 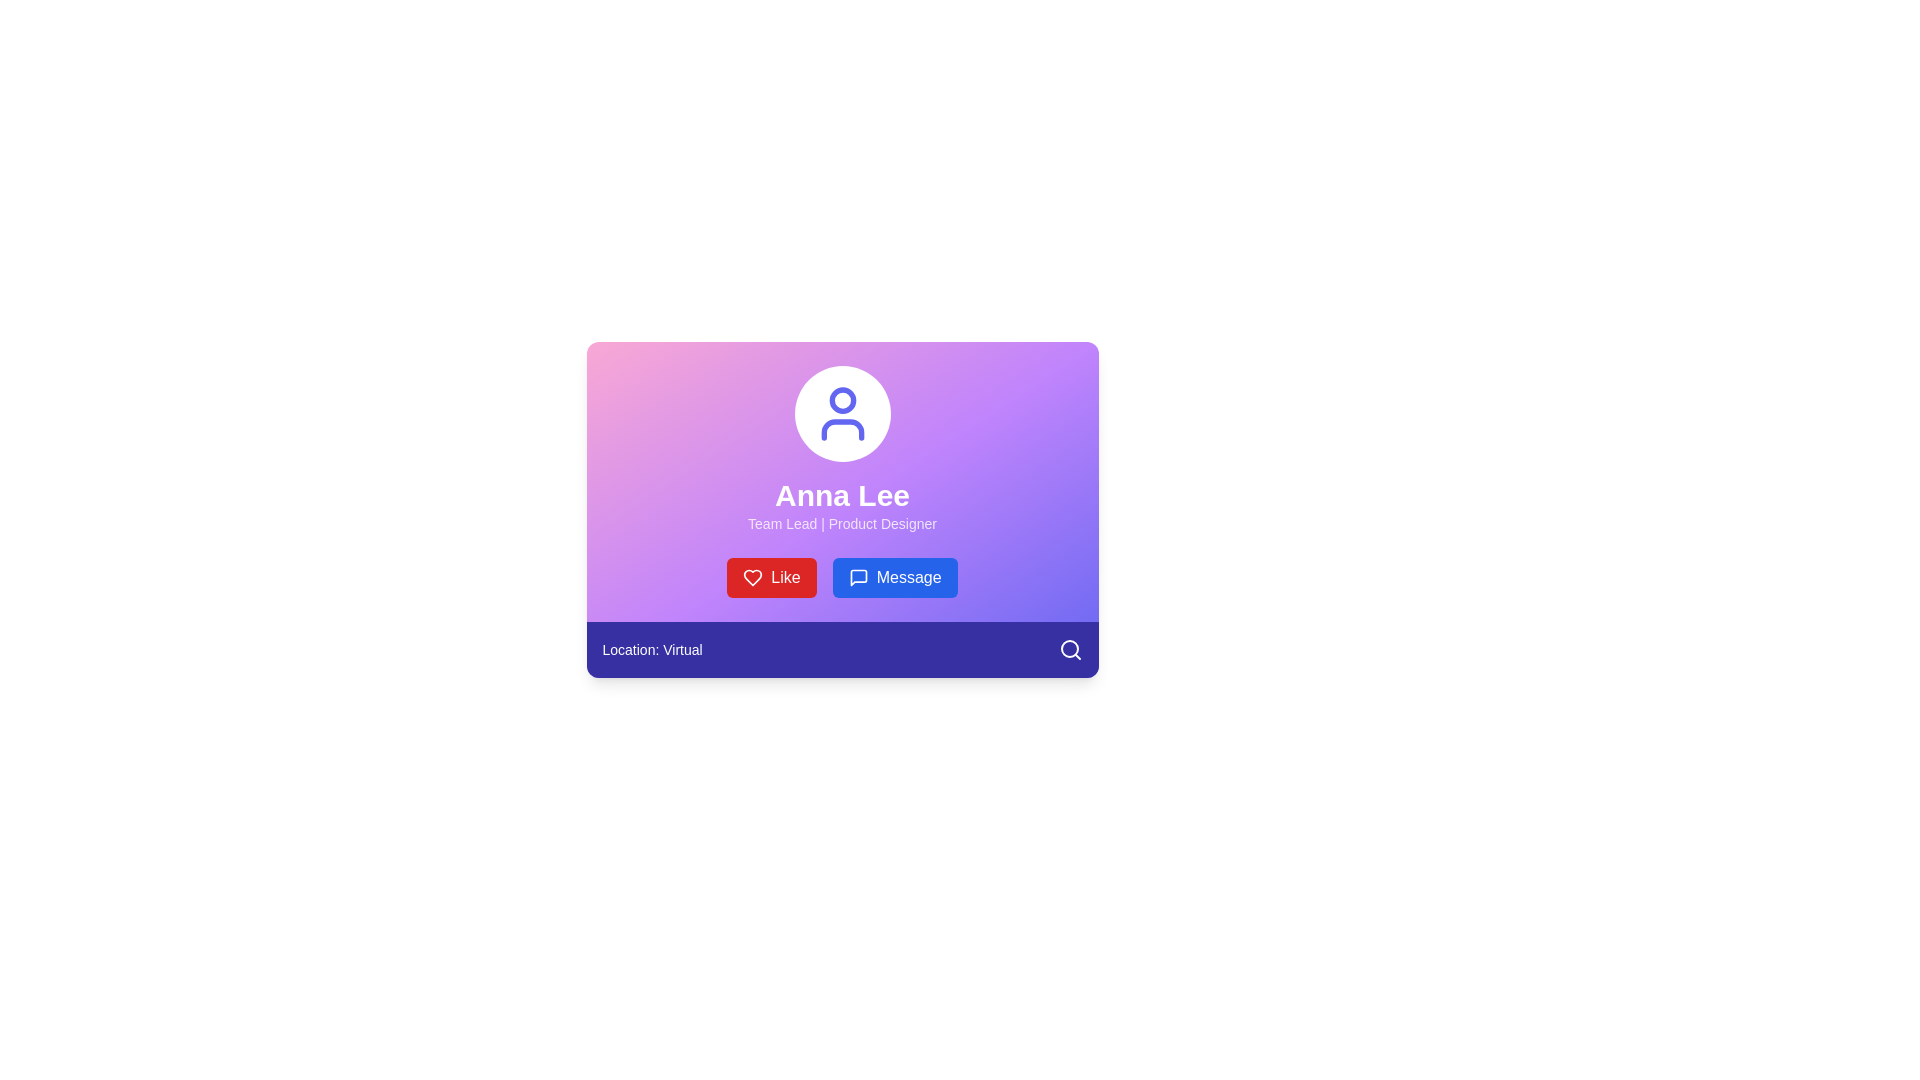 What do you see at coordinates (842, 400) in the screenshot?
I see `the circular graphical decoration located centrally on the face outline of the avatar icon in the user details card` at bounding box center [842, 400].